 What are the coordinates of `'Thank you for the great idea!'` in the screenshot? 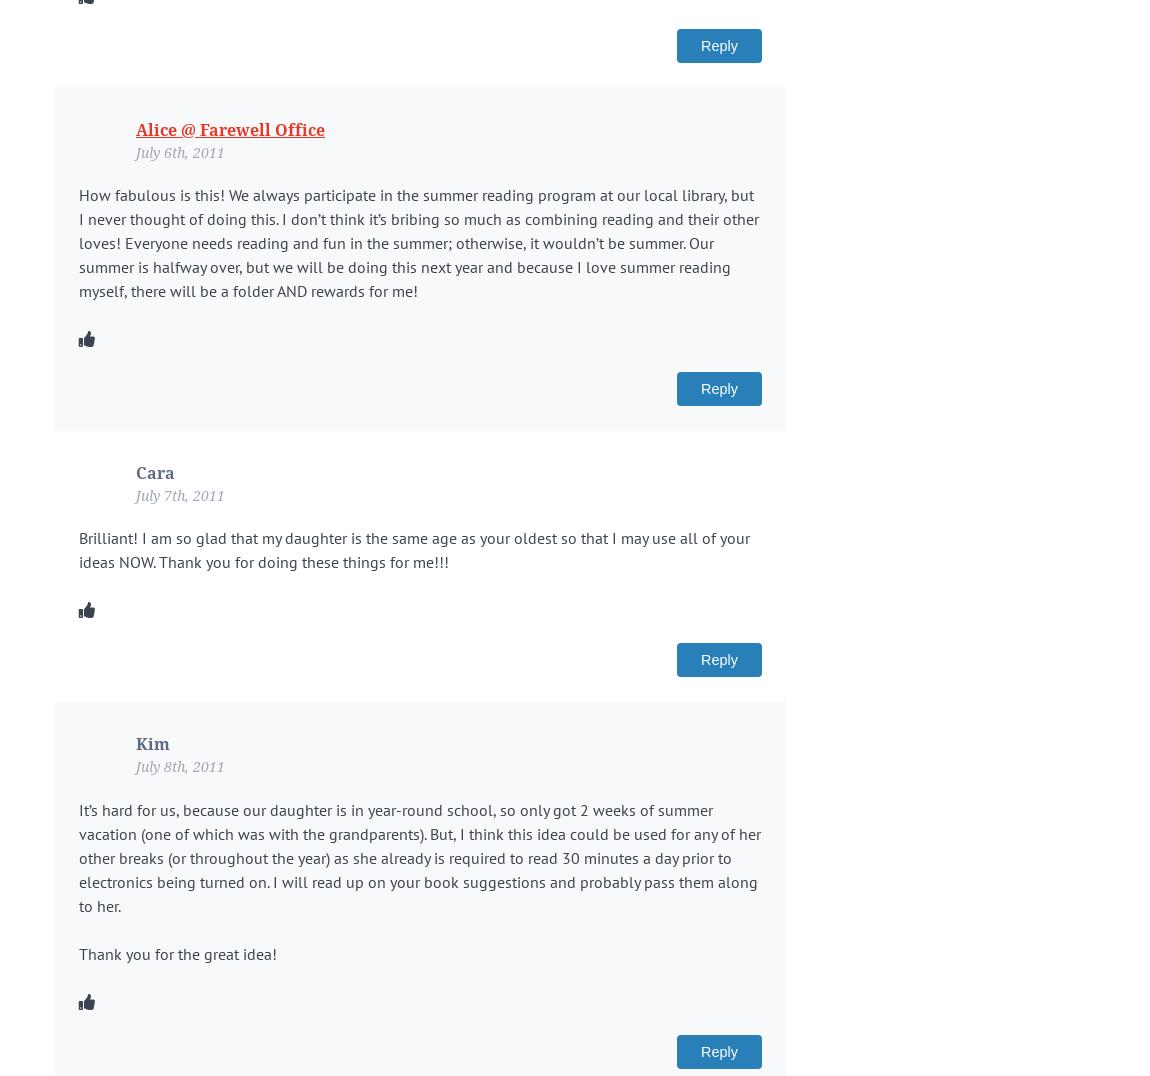 It's located at (78, 953).